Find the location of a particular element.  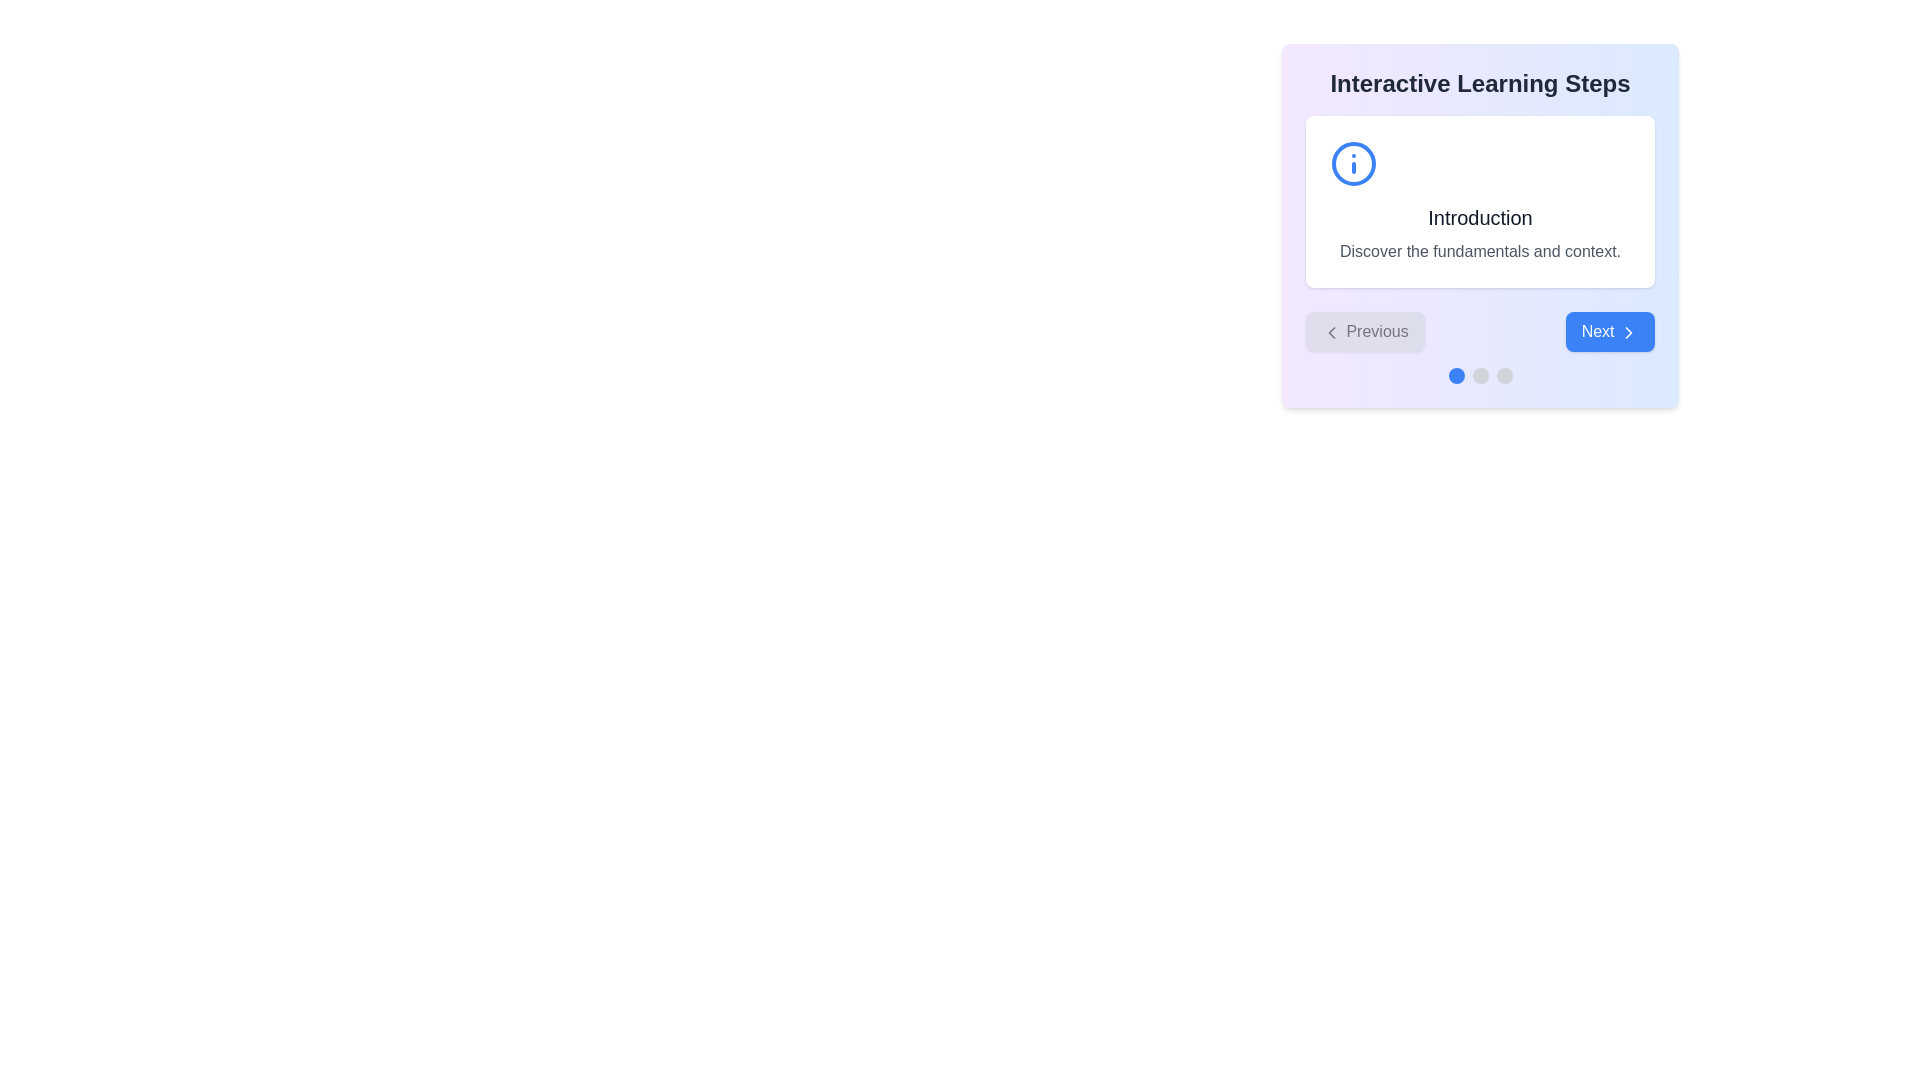

the 'Previous' button with a gray background and left-pointing chevron icon is located at coordinates (1364, 330).